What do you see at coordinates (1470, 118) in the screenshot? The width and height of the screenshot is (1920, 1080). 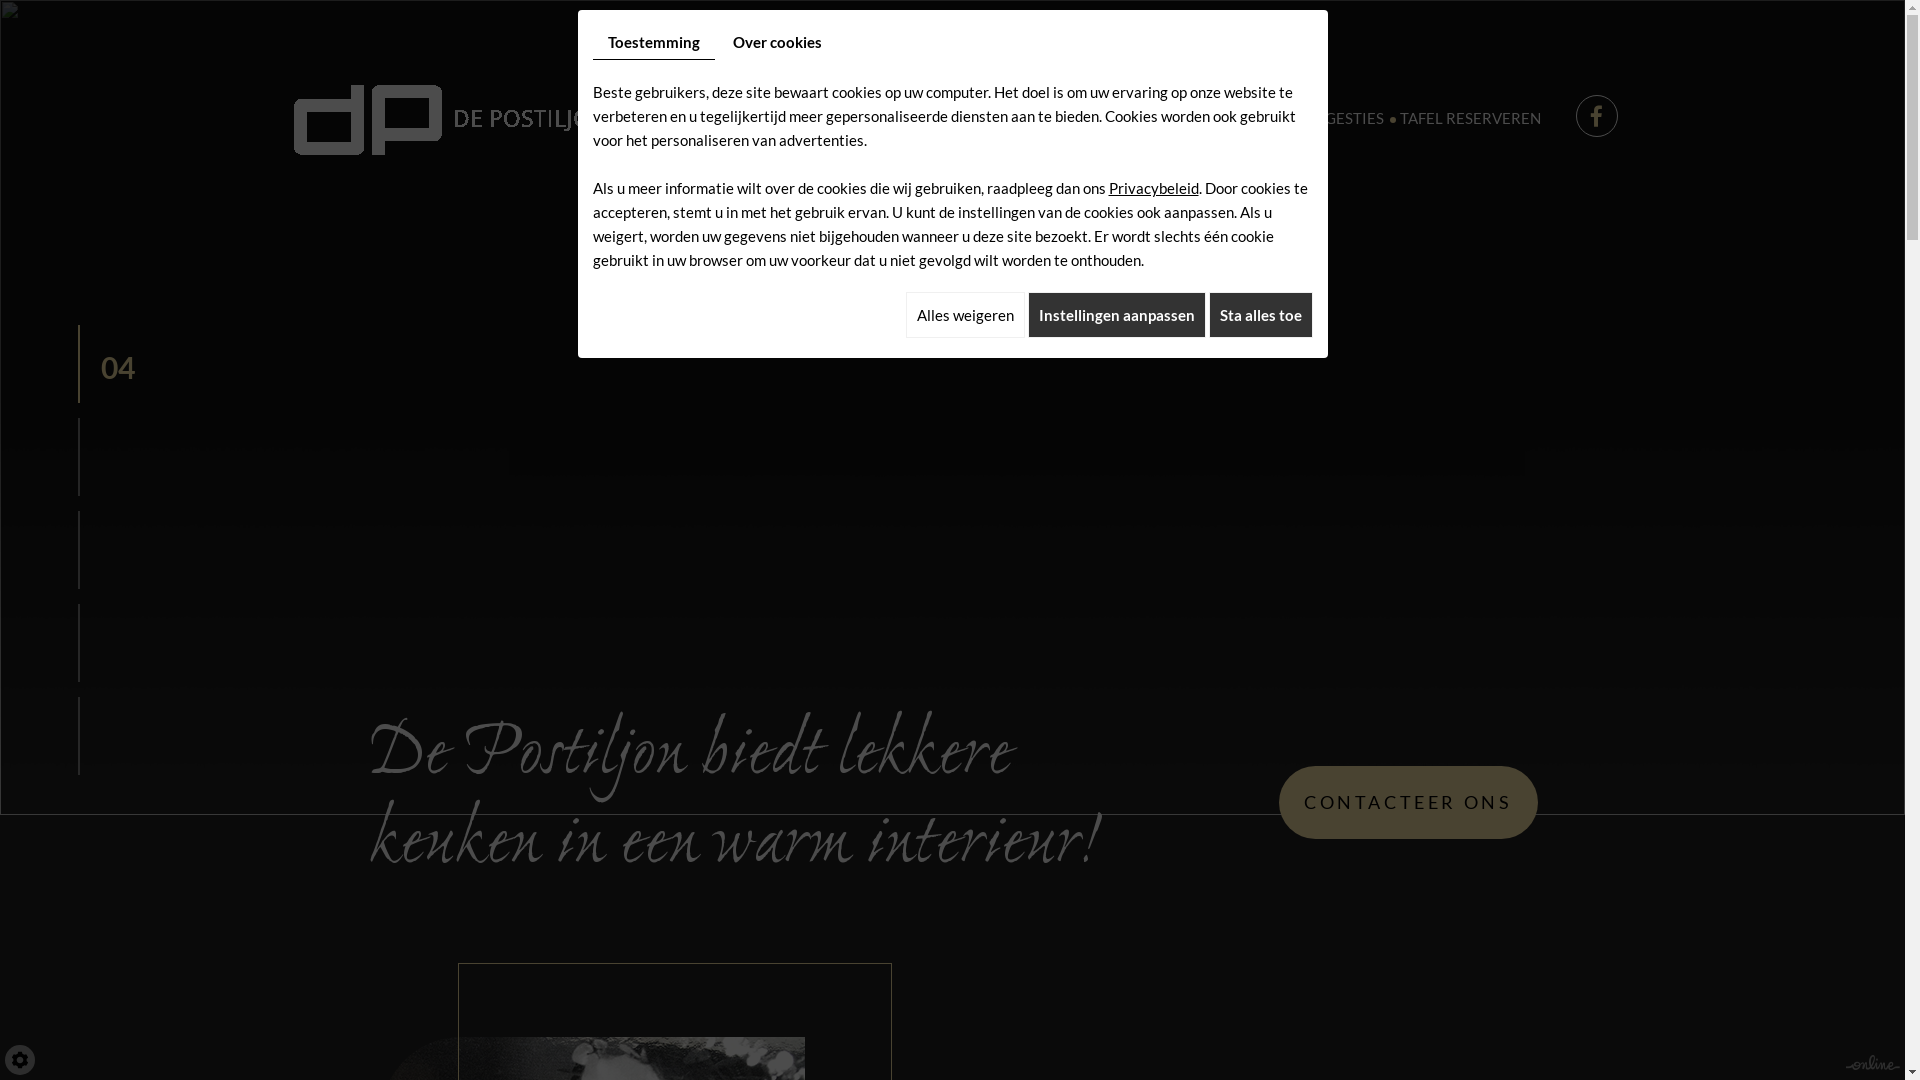 I see `'TAFEL RESERVEREN'` at bounding box center [1470, 118].